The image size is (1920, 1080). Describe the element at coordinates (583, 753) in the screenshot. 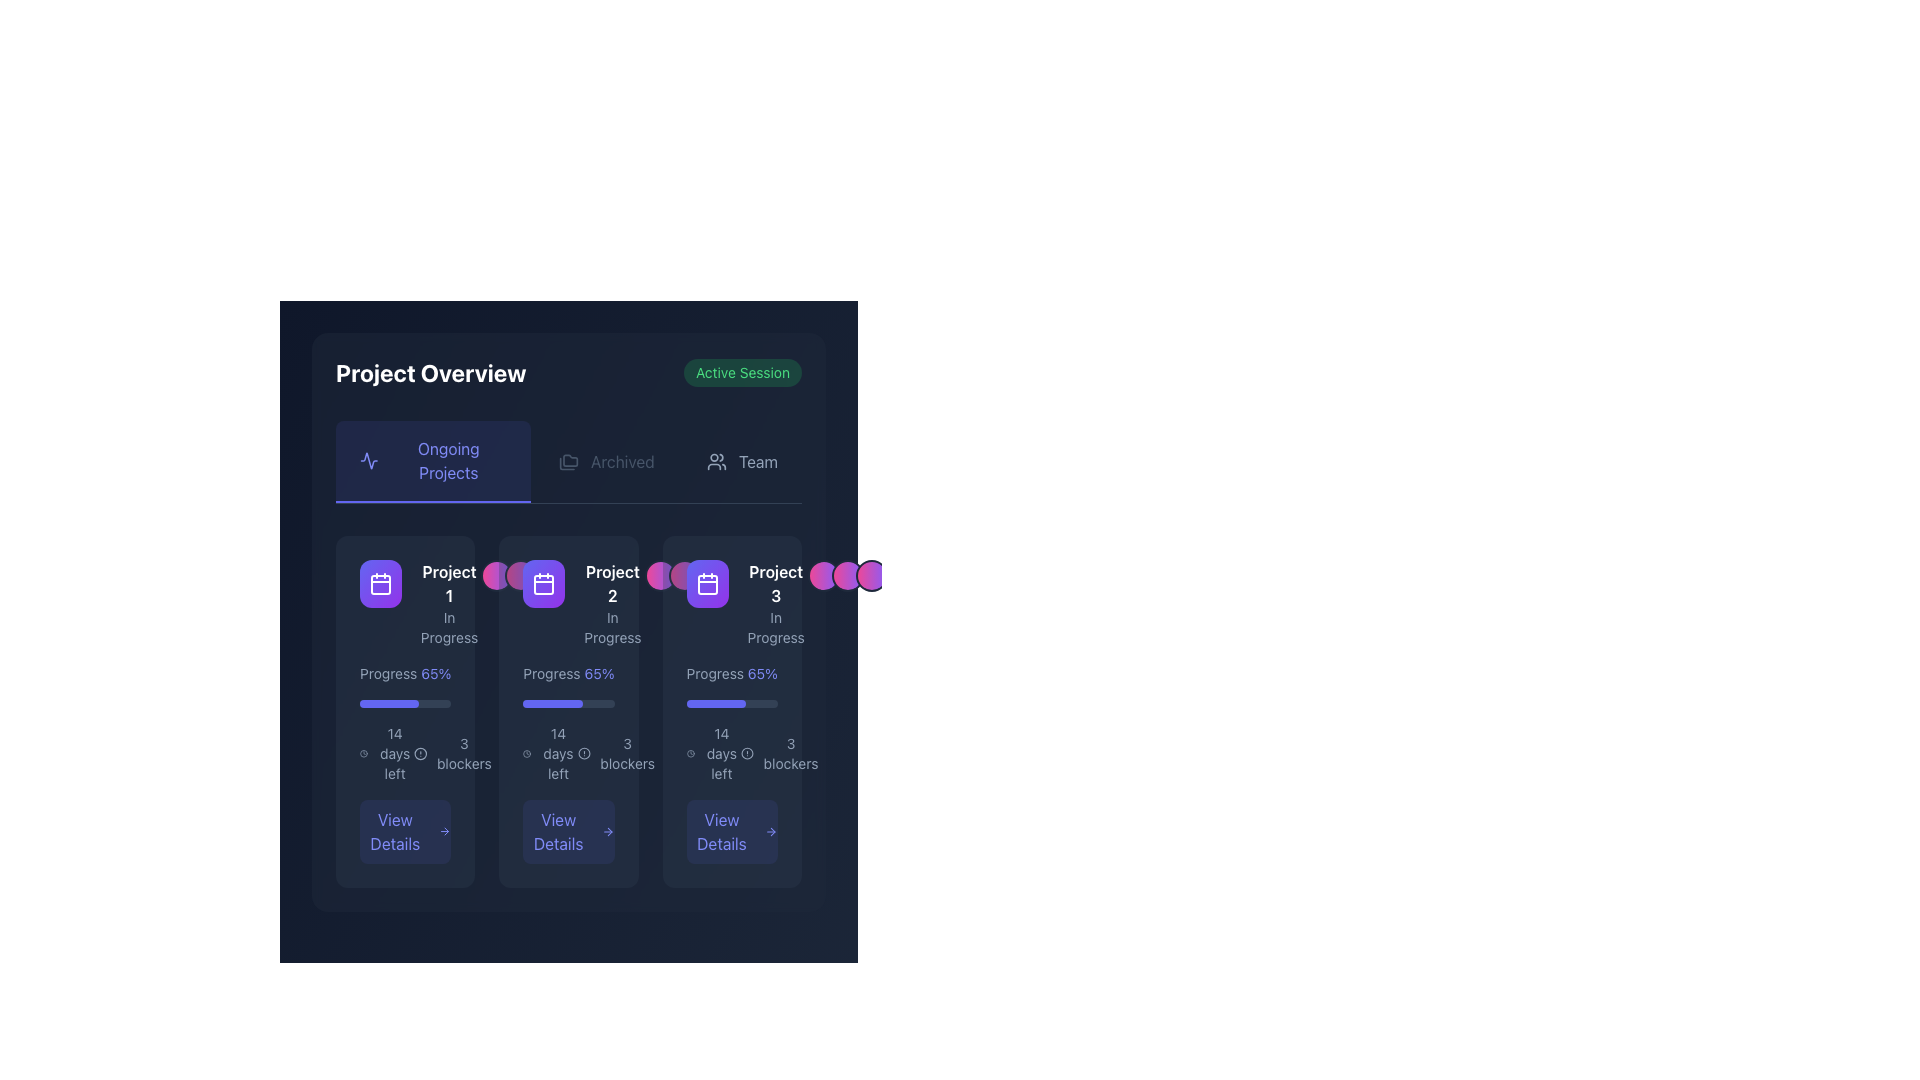

I see `the circular element of the alert or notification icon` at that location.